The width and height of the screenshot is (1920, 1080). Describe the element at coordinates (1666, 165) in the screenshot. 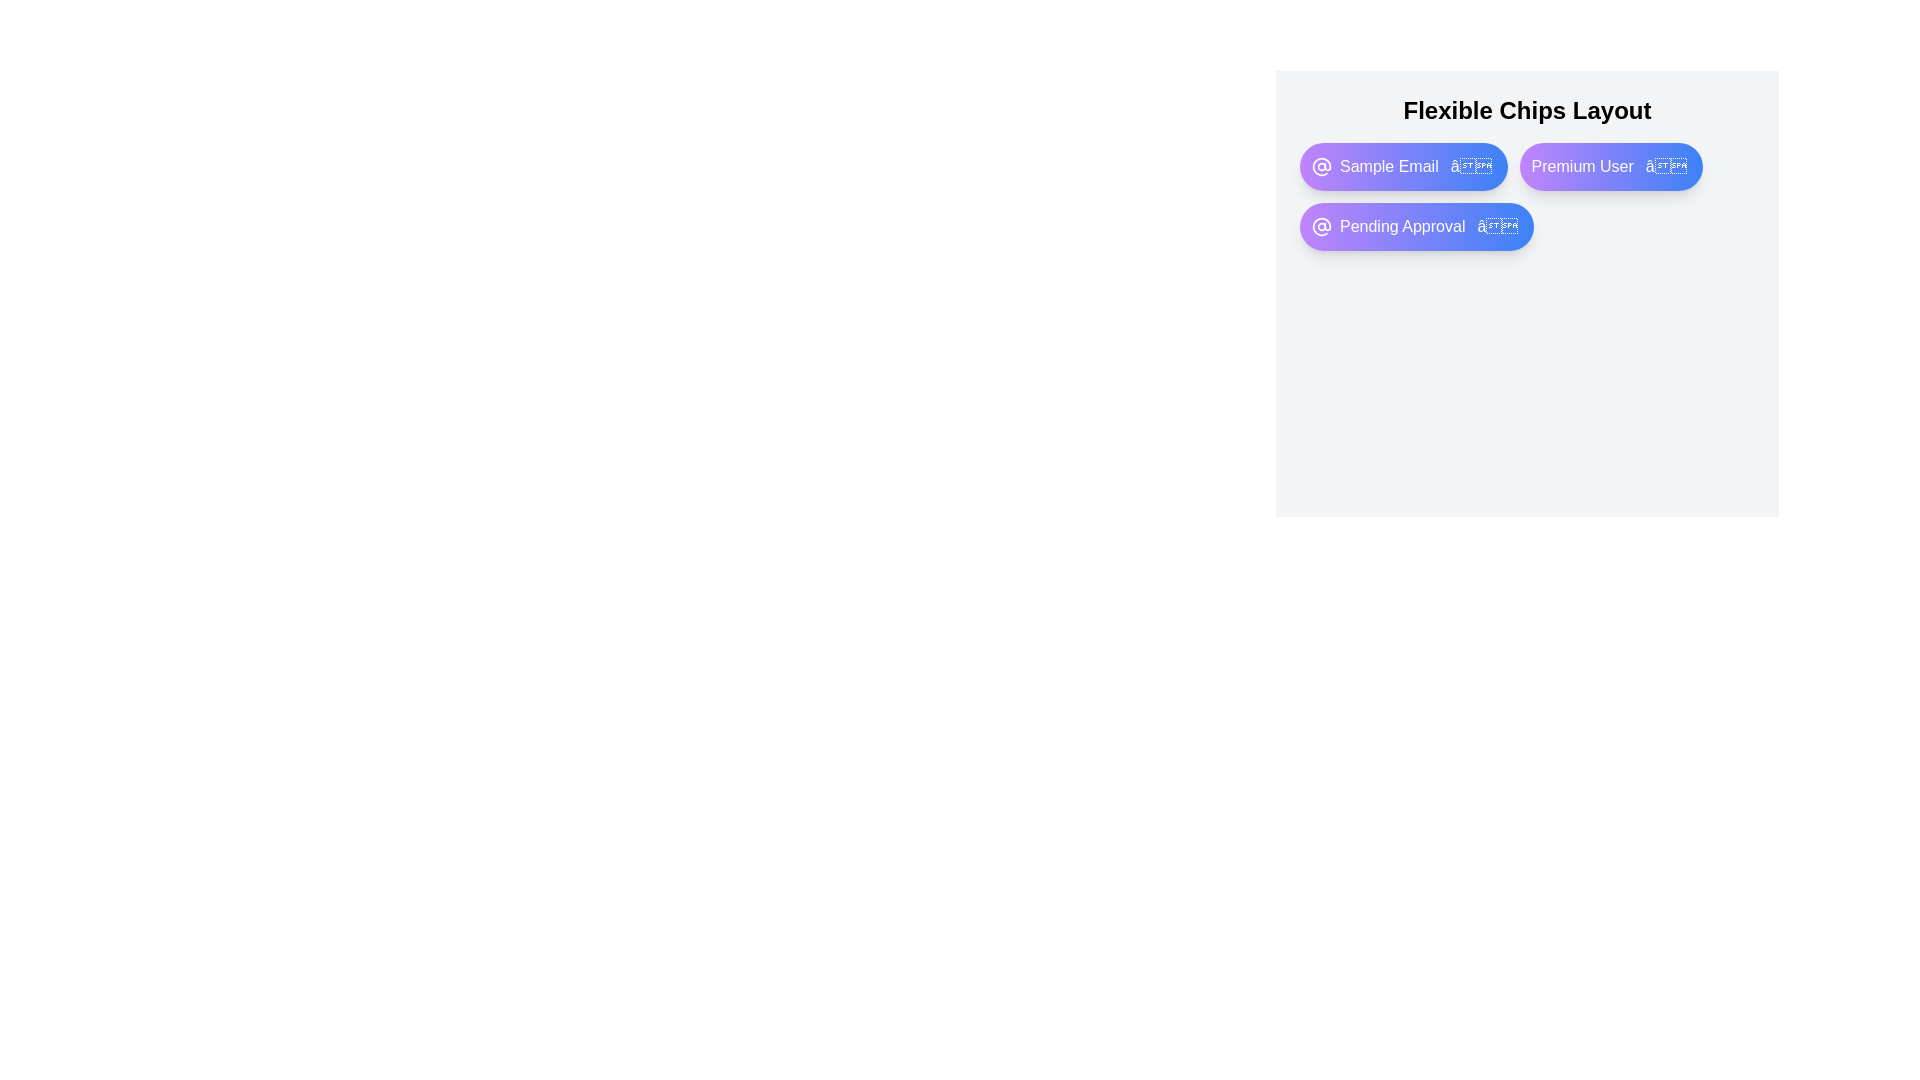

I see `close button of the chip labeled Premium User to remove it` at that location.